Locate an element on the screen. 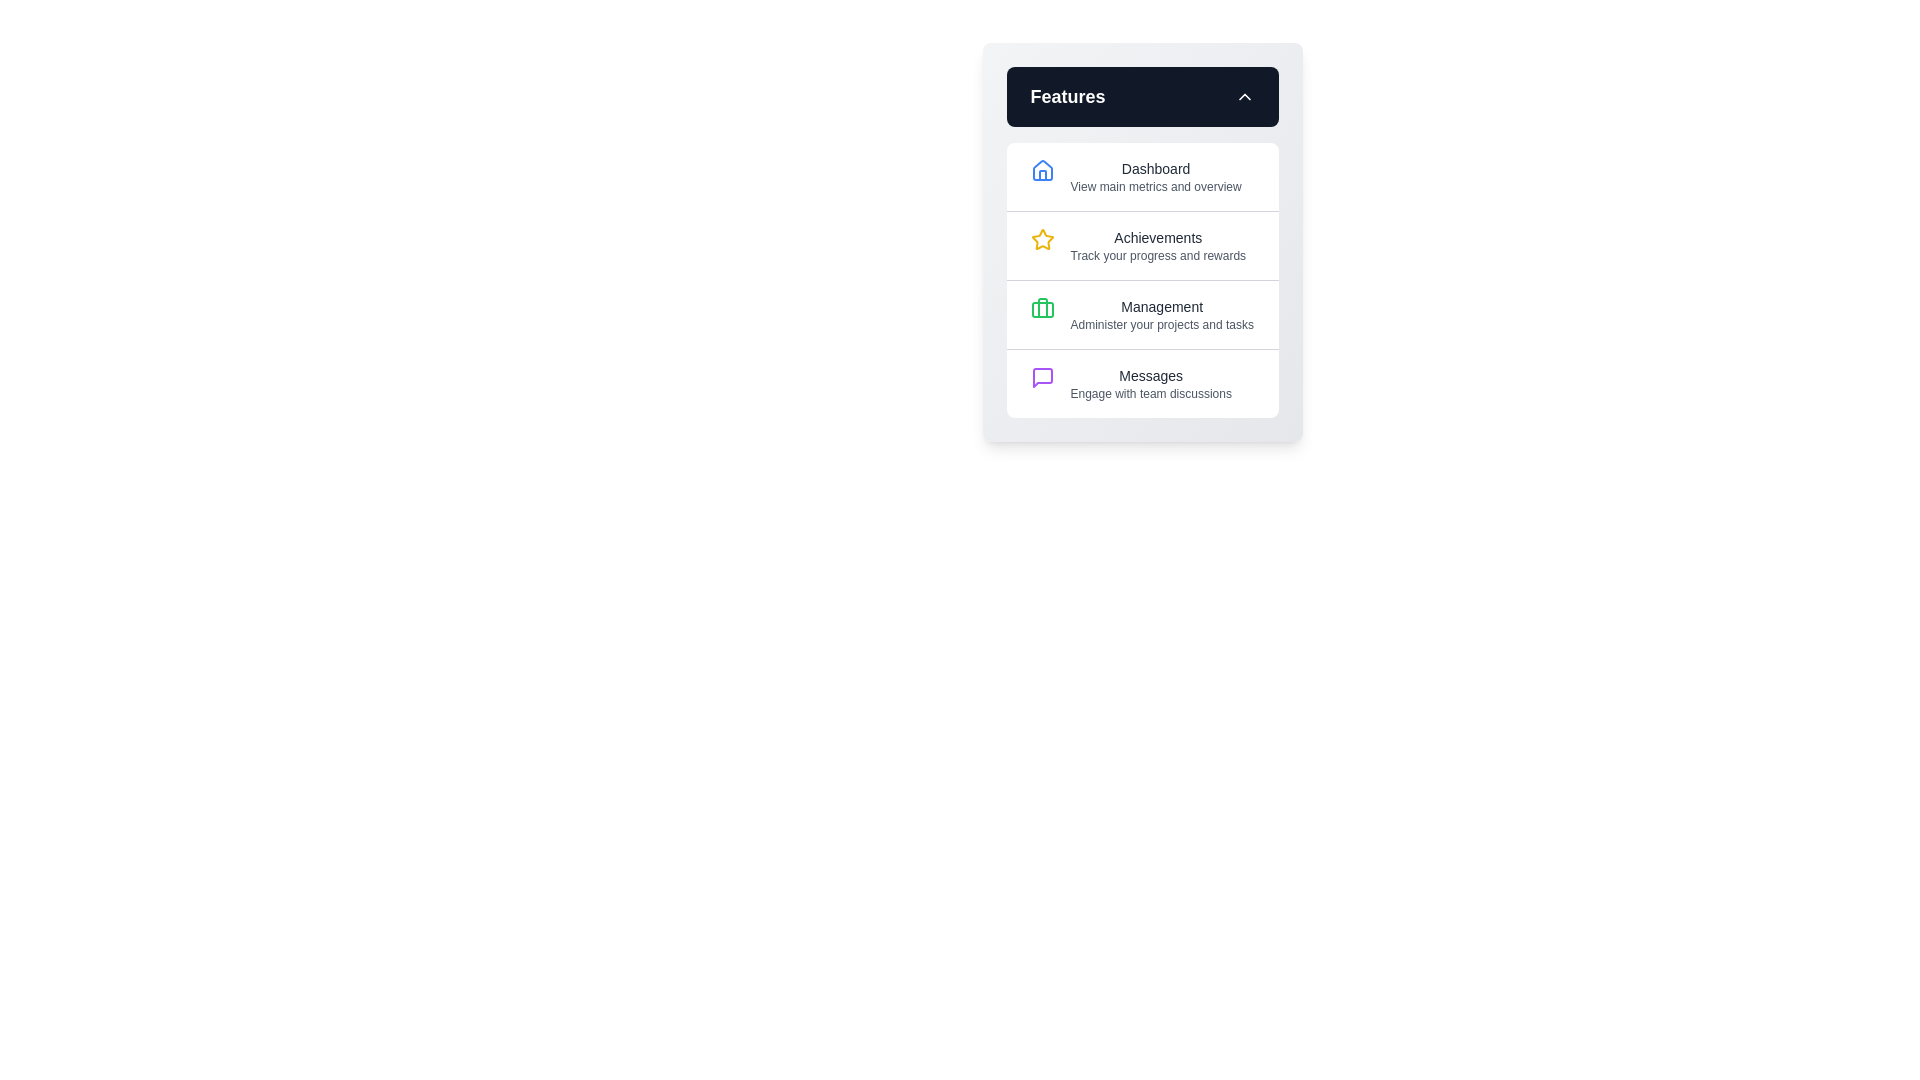 Image resolution: width=1920 pixels, height=1080 pixels. the fourth menu option labeled 'Messages' in the 'Features' menu is located at coordinates (1142, 383).